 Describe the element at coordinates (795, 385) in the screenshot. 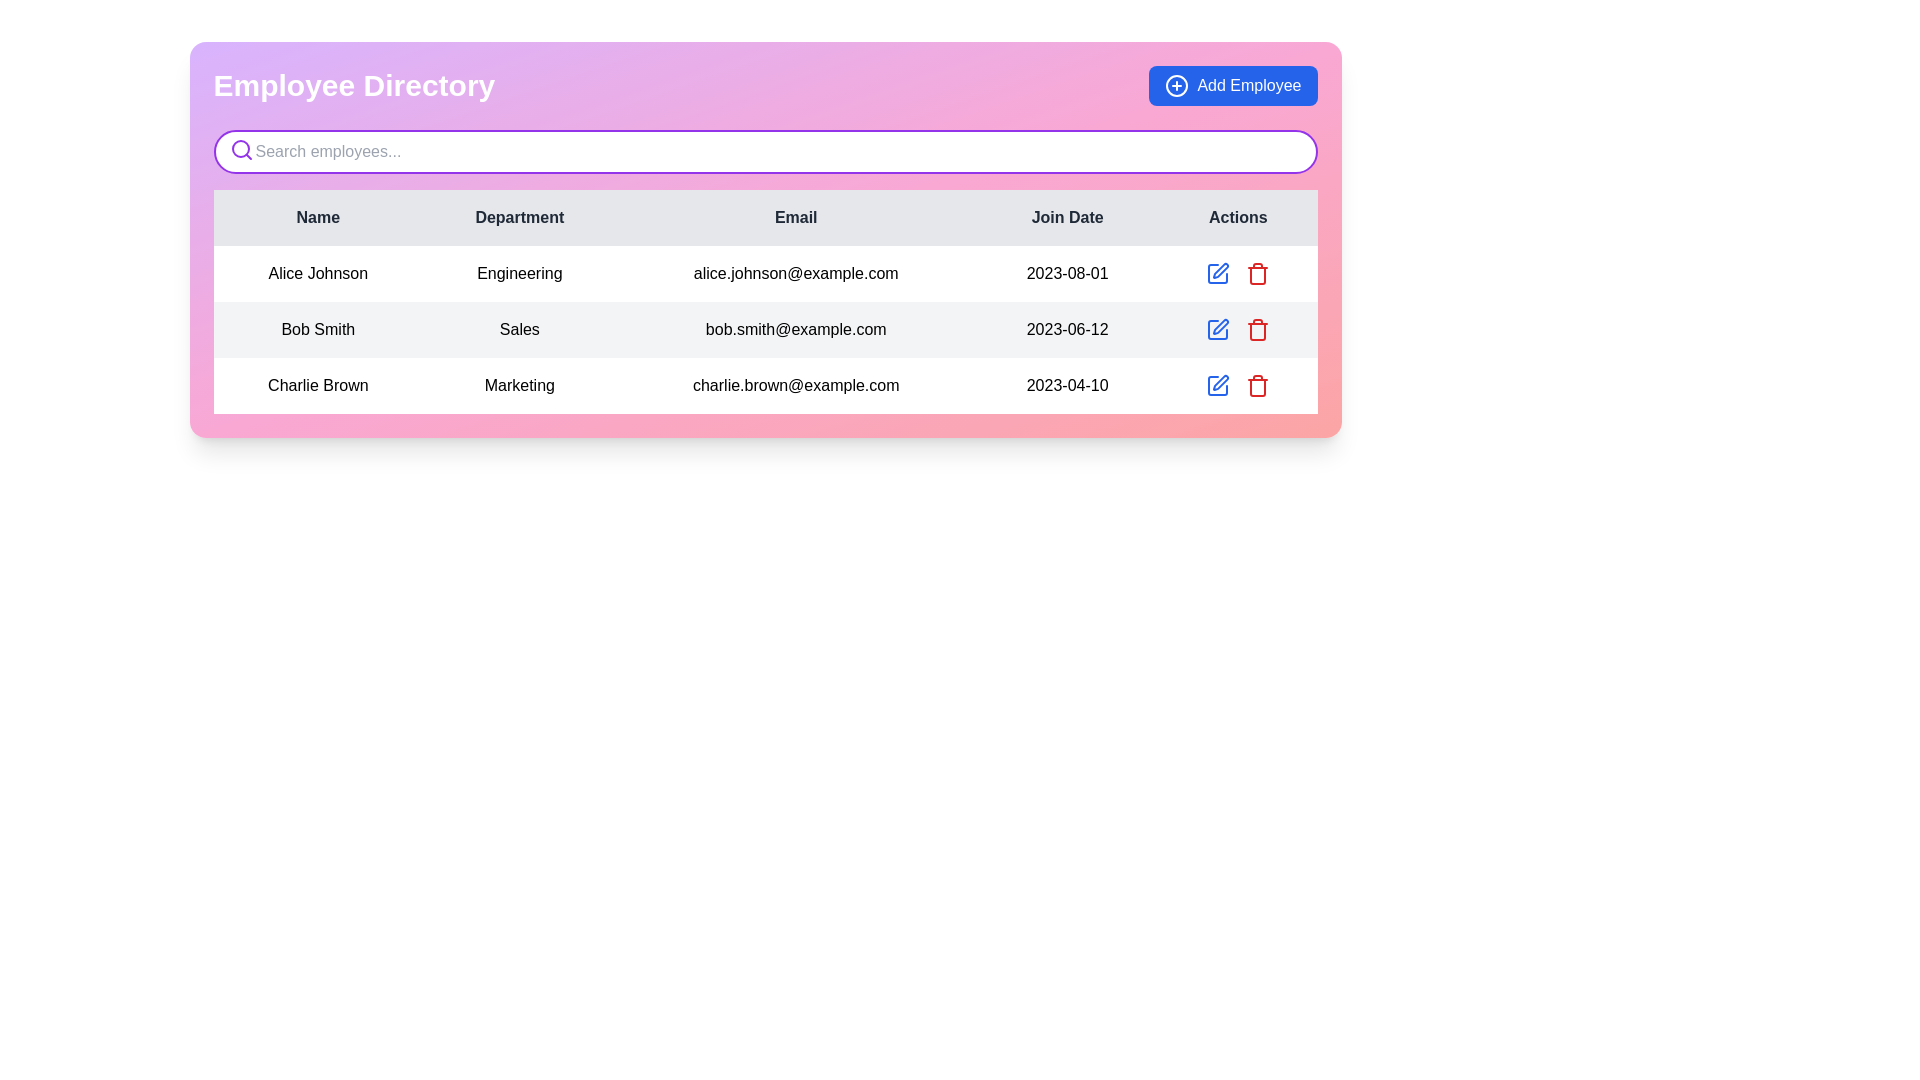

I see `the text element displaying the email address 'charlie.brown@example.com' located in the third row and third column of the table` at that location.